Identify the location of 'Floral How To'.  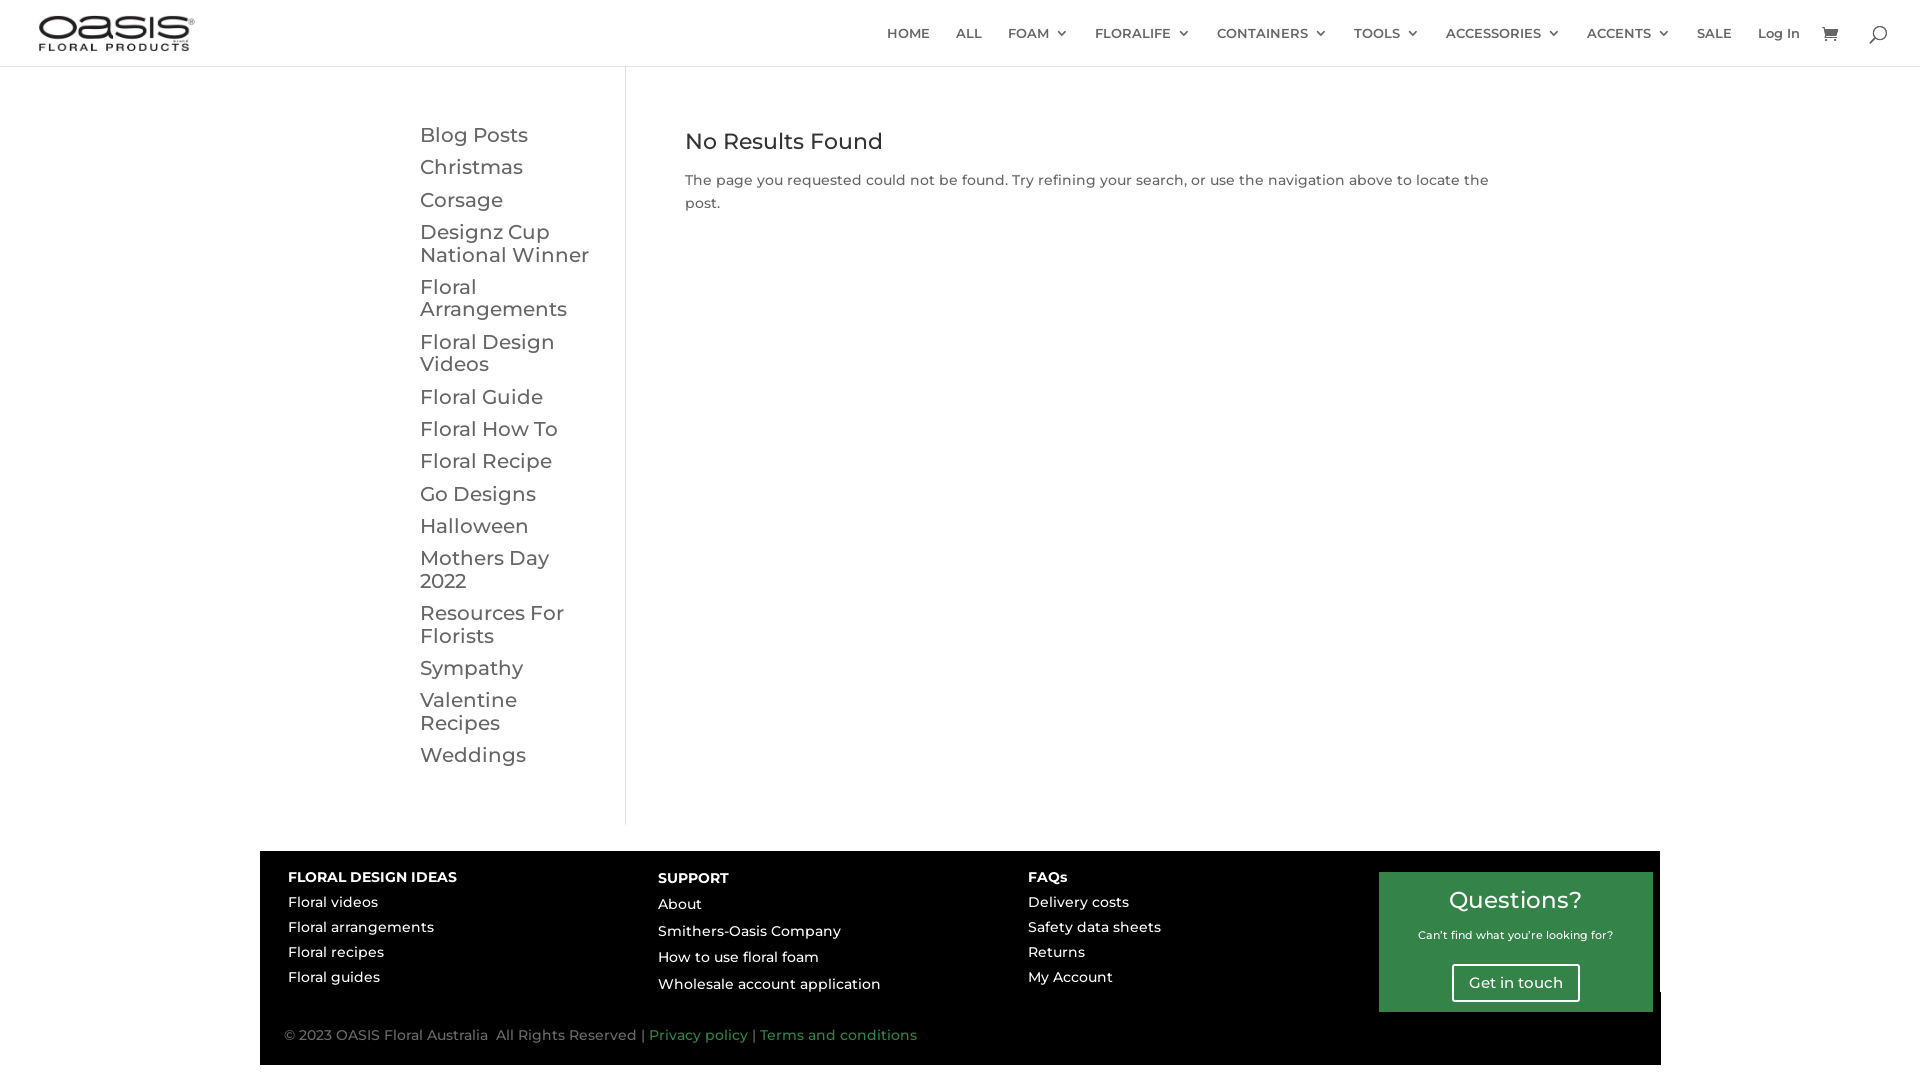
(419, 427).